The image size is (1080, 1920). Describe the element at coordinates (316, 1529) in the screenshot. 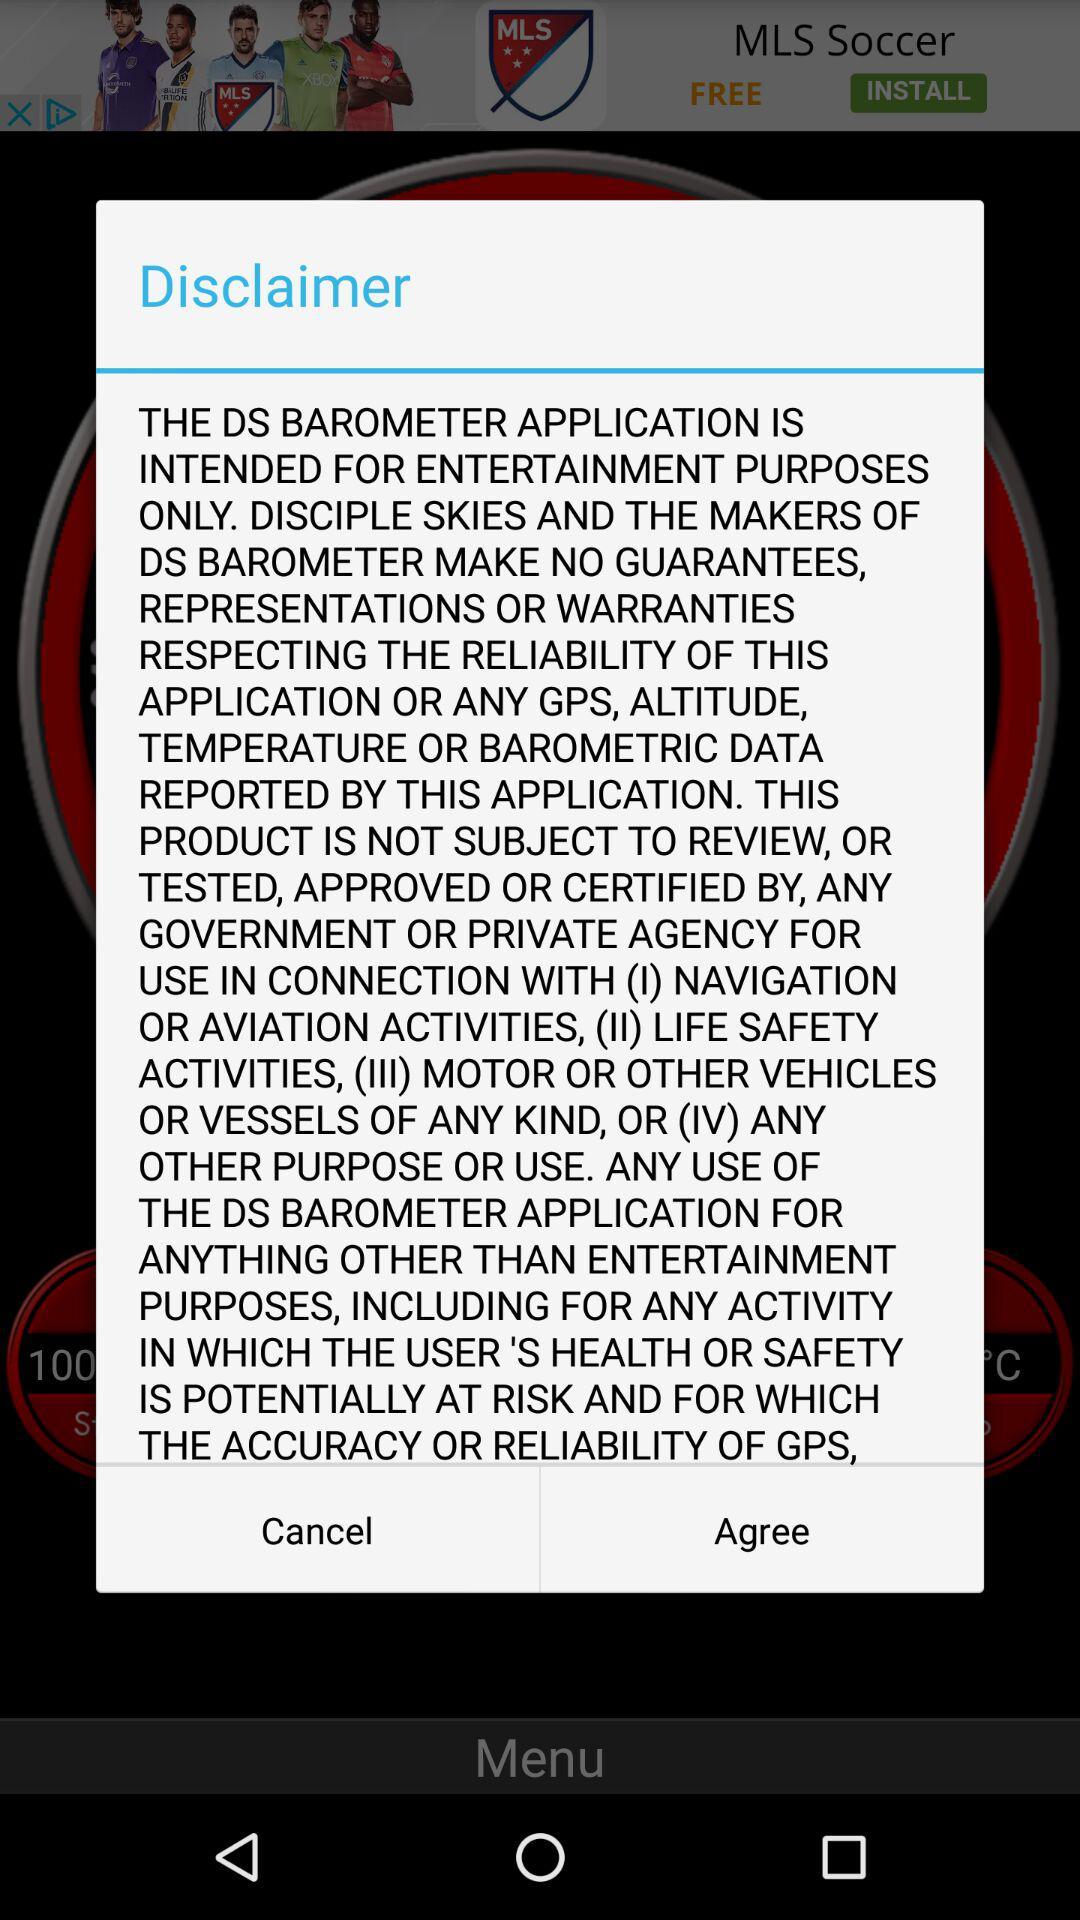

I see `the button at the bottom left corner` at that location.